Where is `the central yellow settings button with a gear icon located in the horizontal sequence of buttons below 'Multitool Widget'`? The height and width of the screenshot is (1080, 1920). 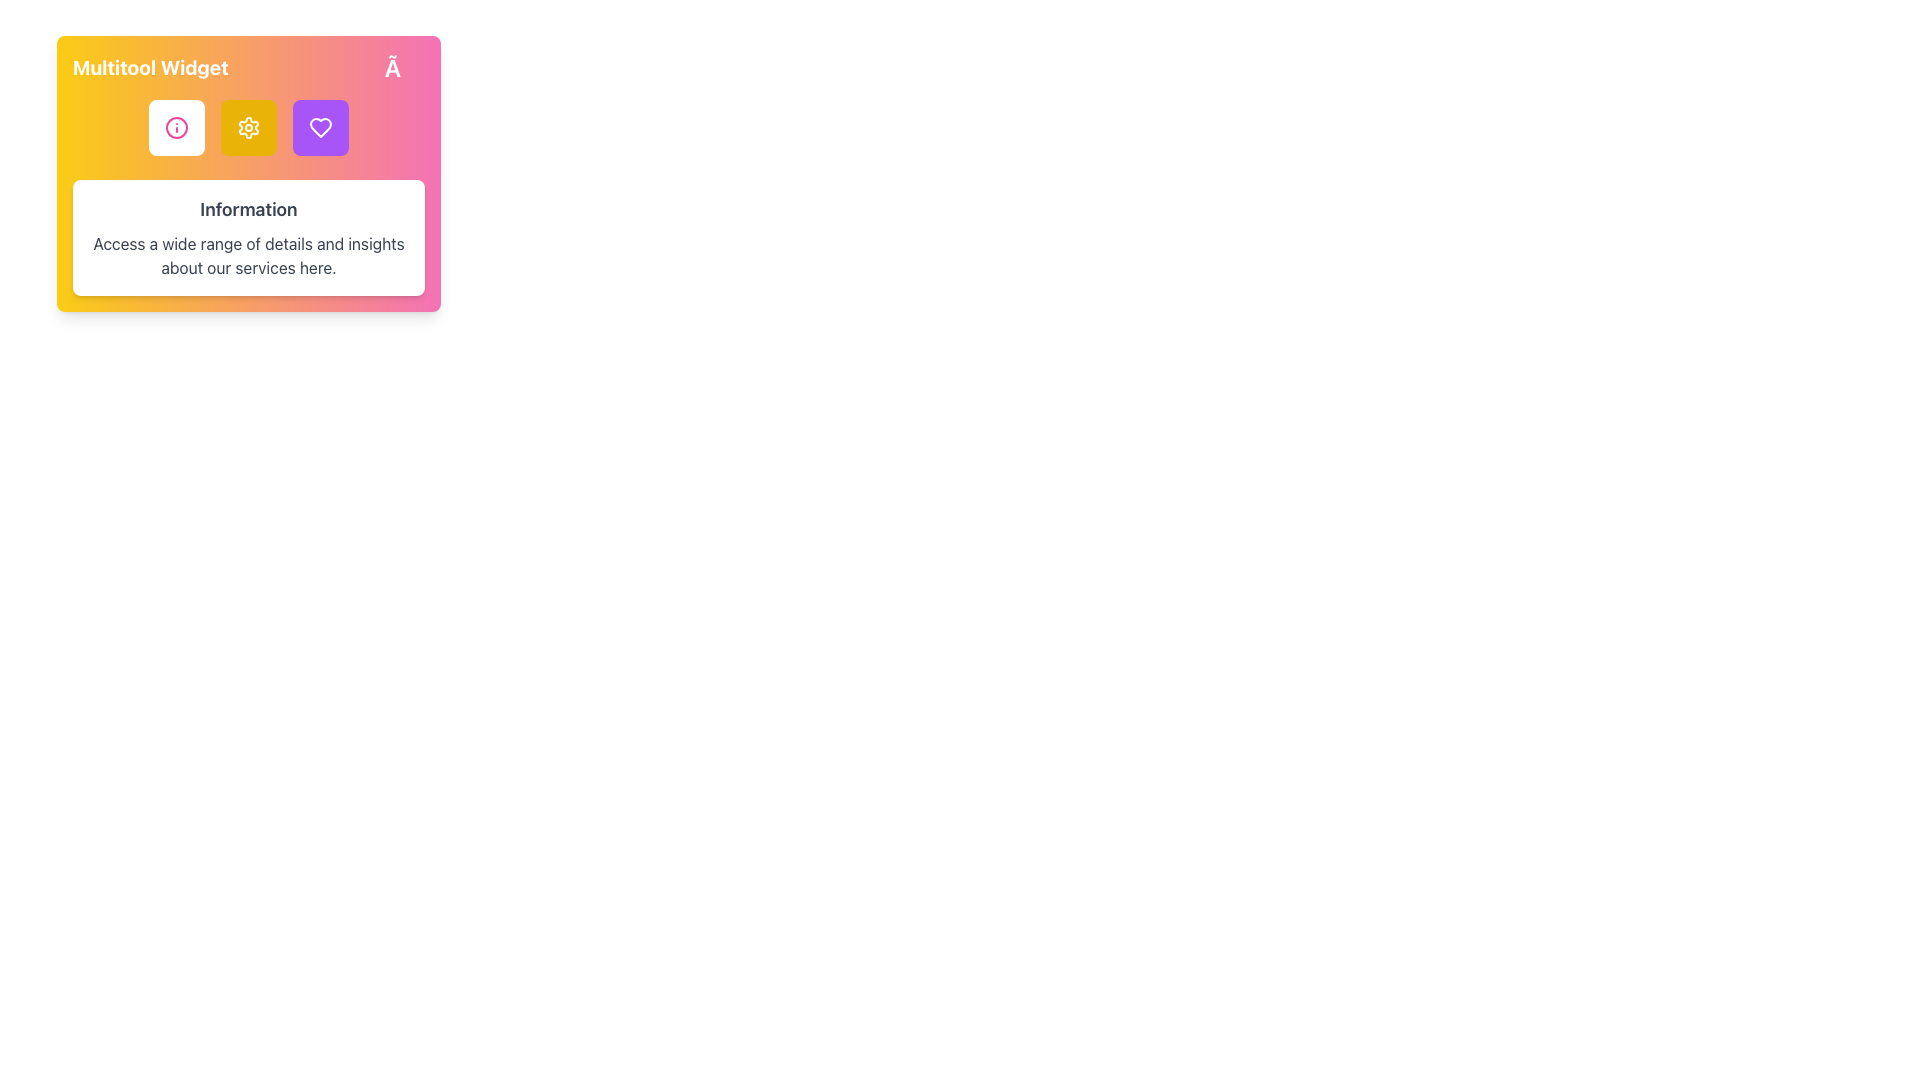
the central yellow settings button with a gear icon located in the horizontal sequence of buttons below 'Multitool Widget' is located at coordinates (248, 127).